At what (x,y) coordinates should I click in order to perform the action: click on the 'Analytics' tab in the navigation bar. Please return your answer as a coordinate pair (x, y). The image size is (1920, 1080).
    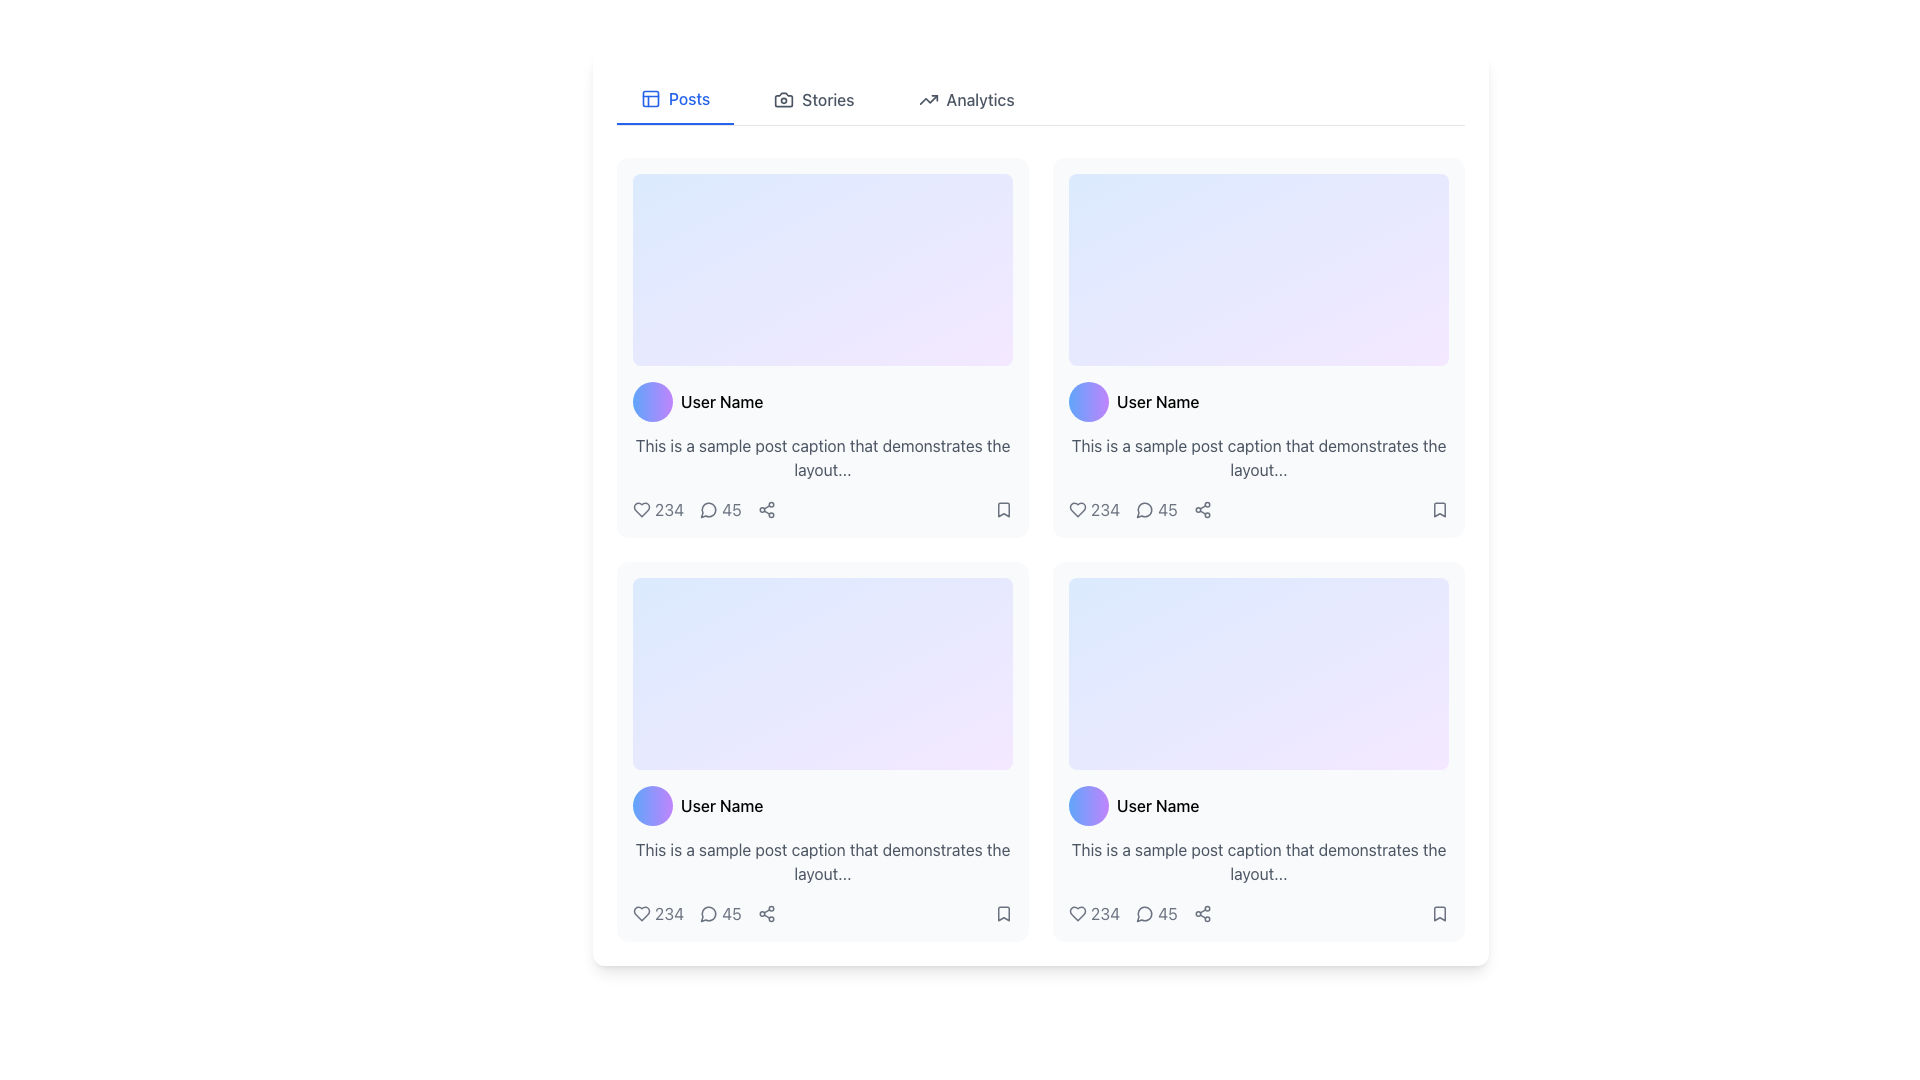
    Looking at the image, I should click on (966, 100).